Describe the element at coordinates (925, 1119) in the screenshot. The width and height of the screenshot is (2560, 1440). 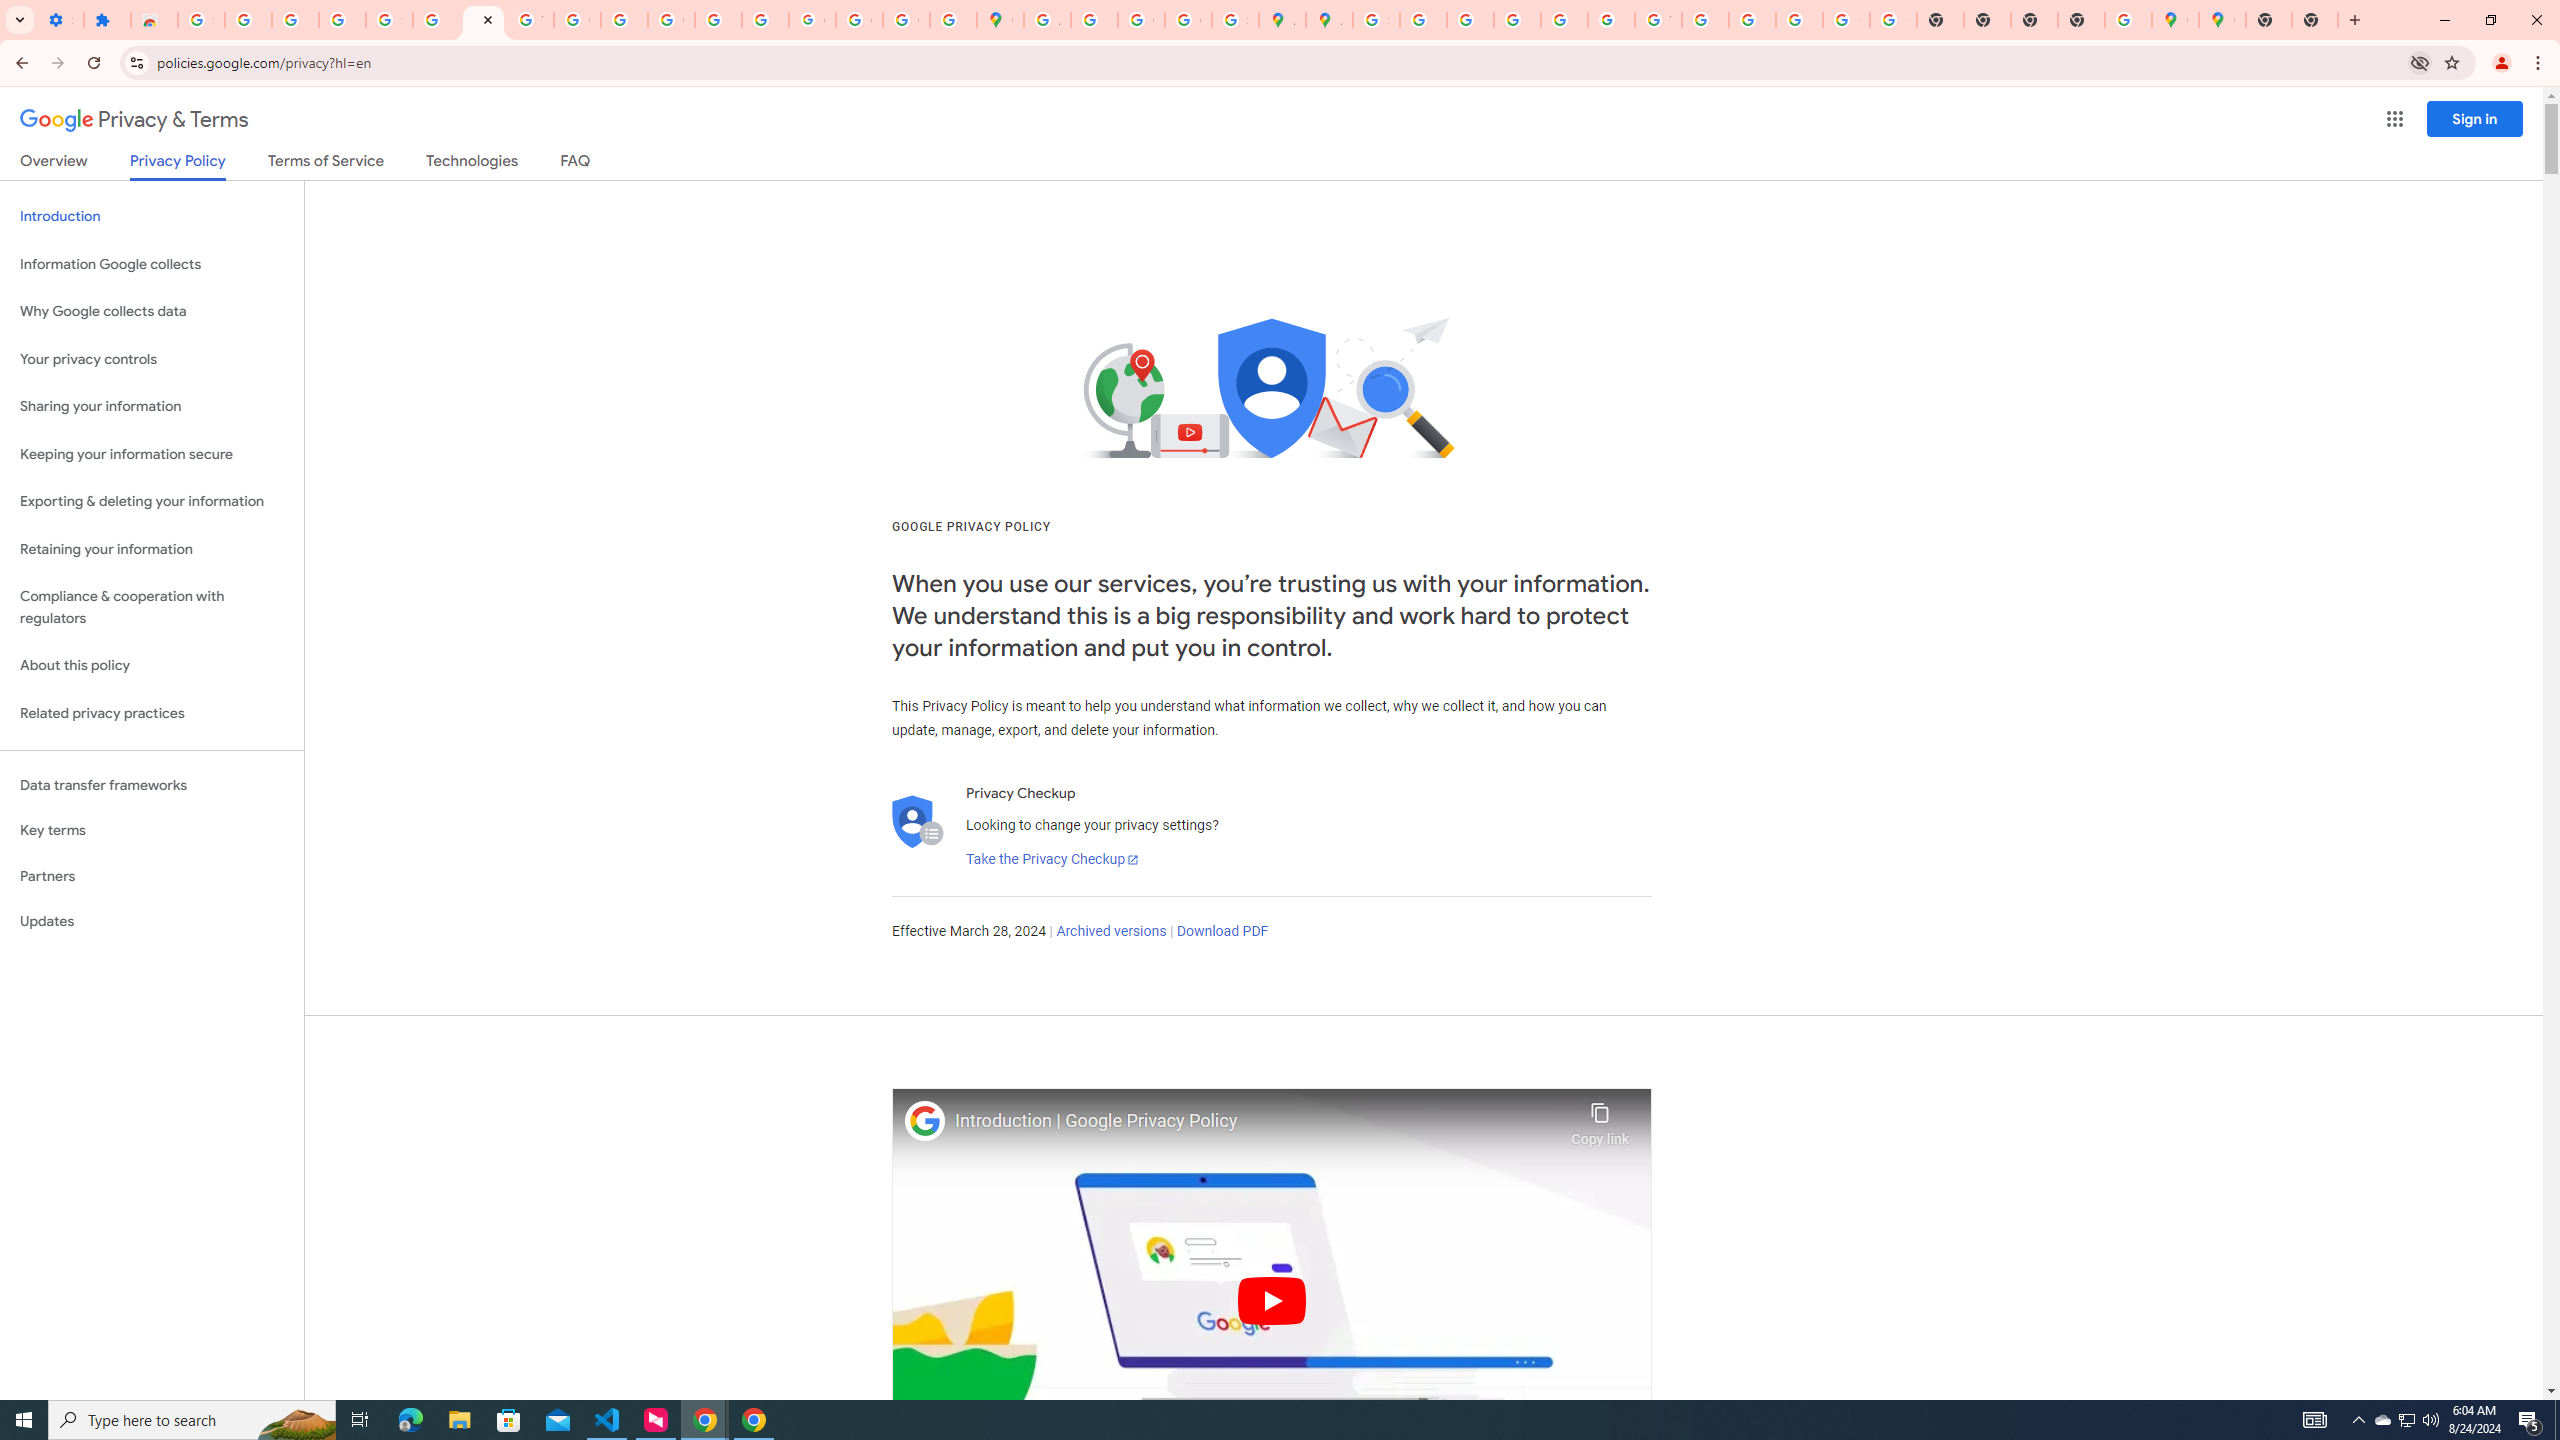
I see `'Photo image of Google'` at that location.